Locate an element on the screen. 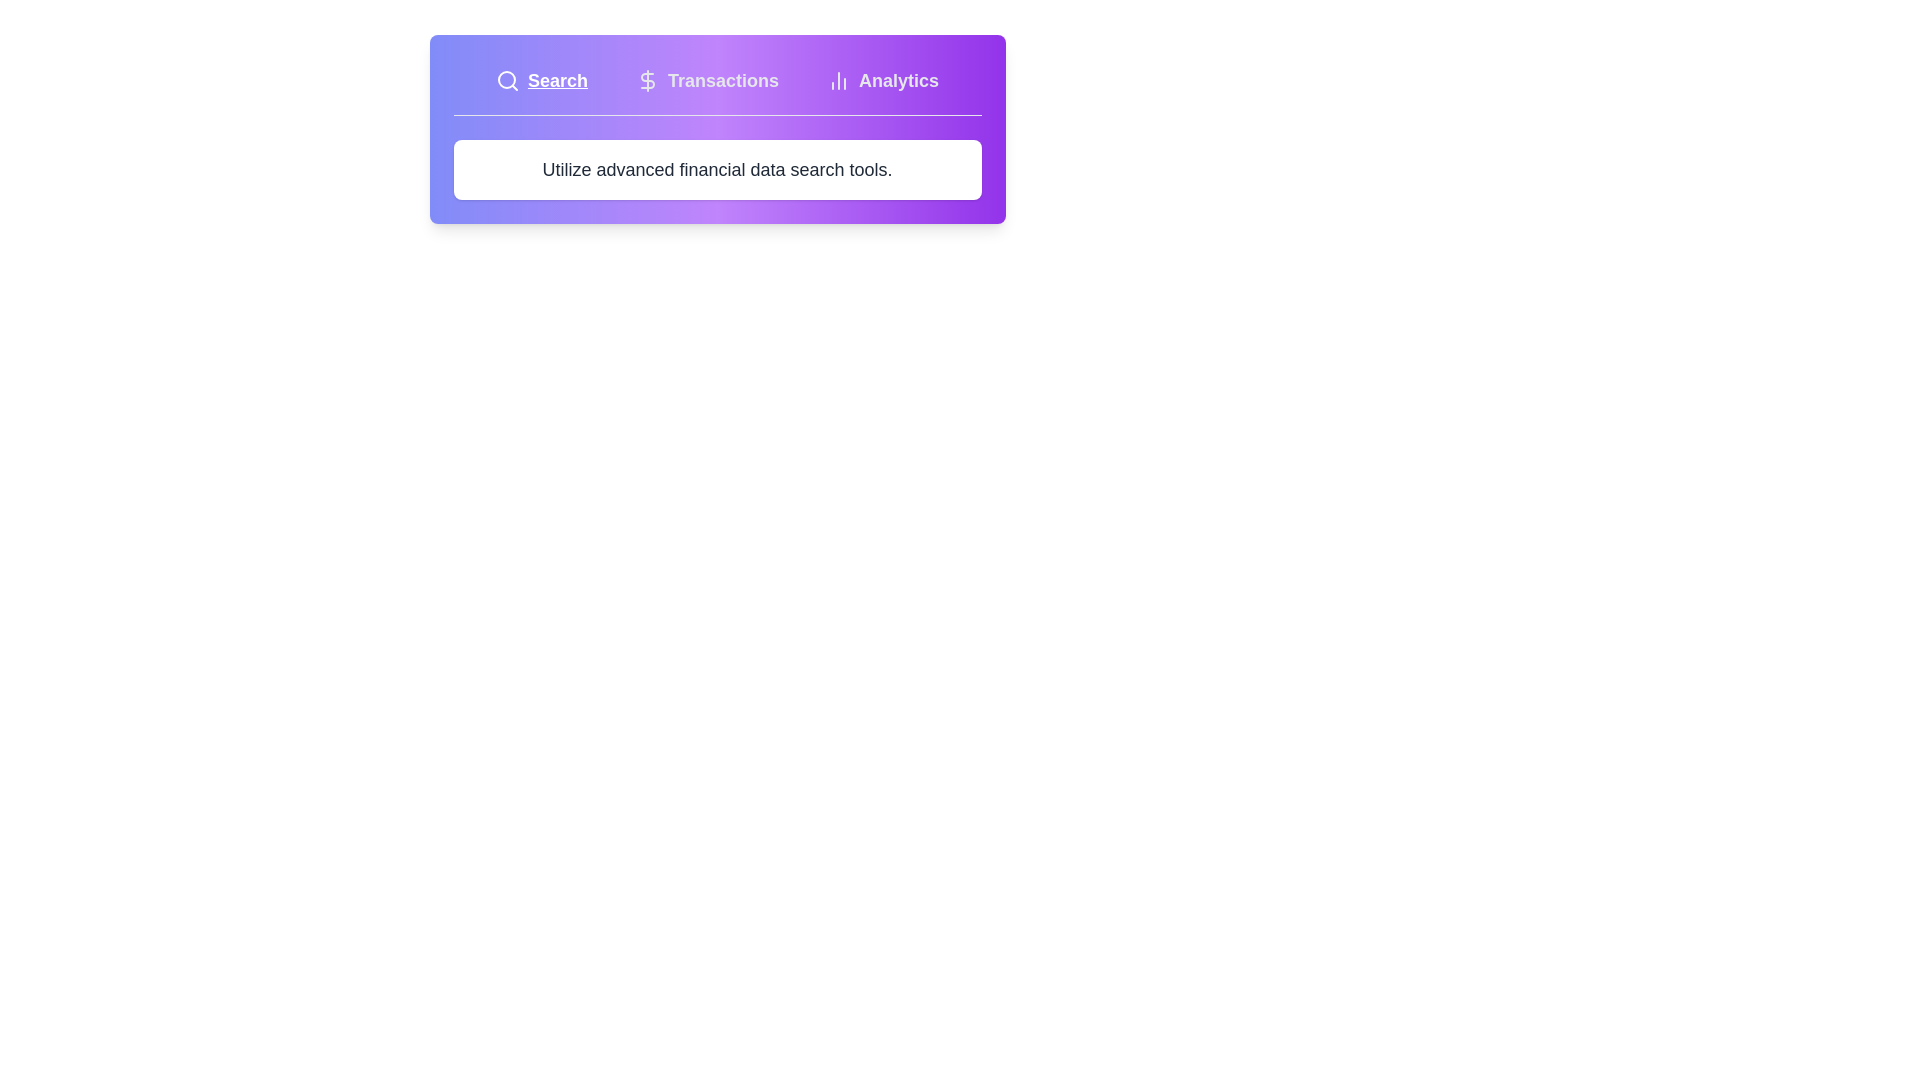 The width and height of the screenshot is (1920, 1080). the tab labeled Search is located at coordinates (542, 80).